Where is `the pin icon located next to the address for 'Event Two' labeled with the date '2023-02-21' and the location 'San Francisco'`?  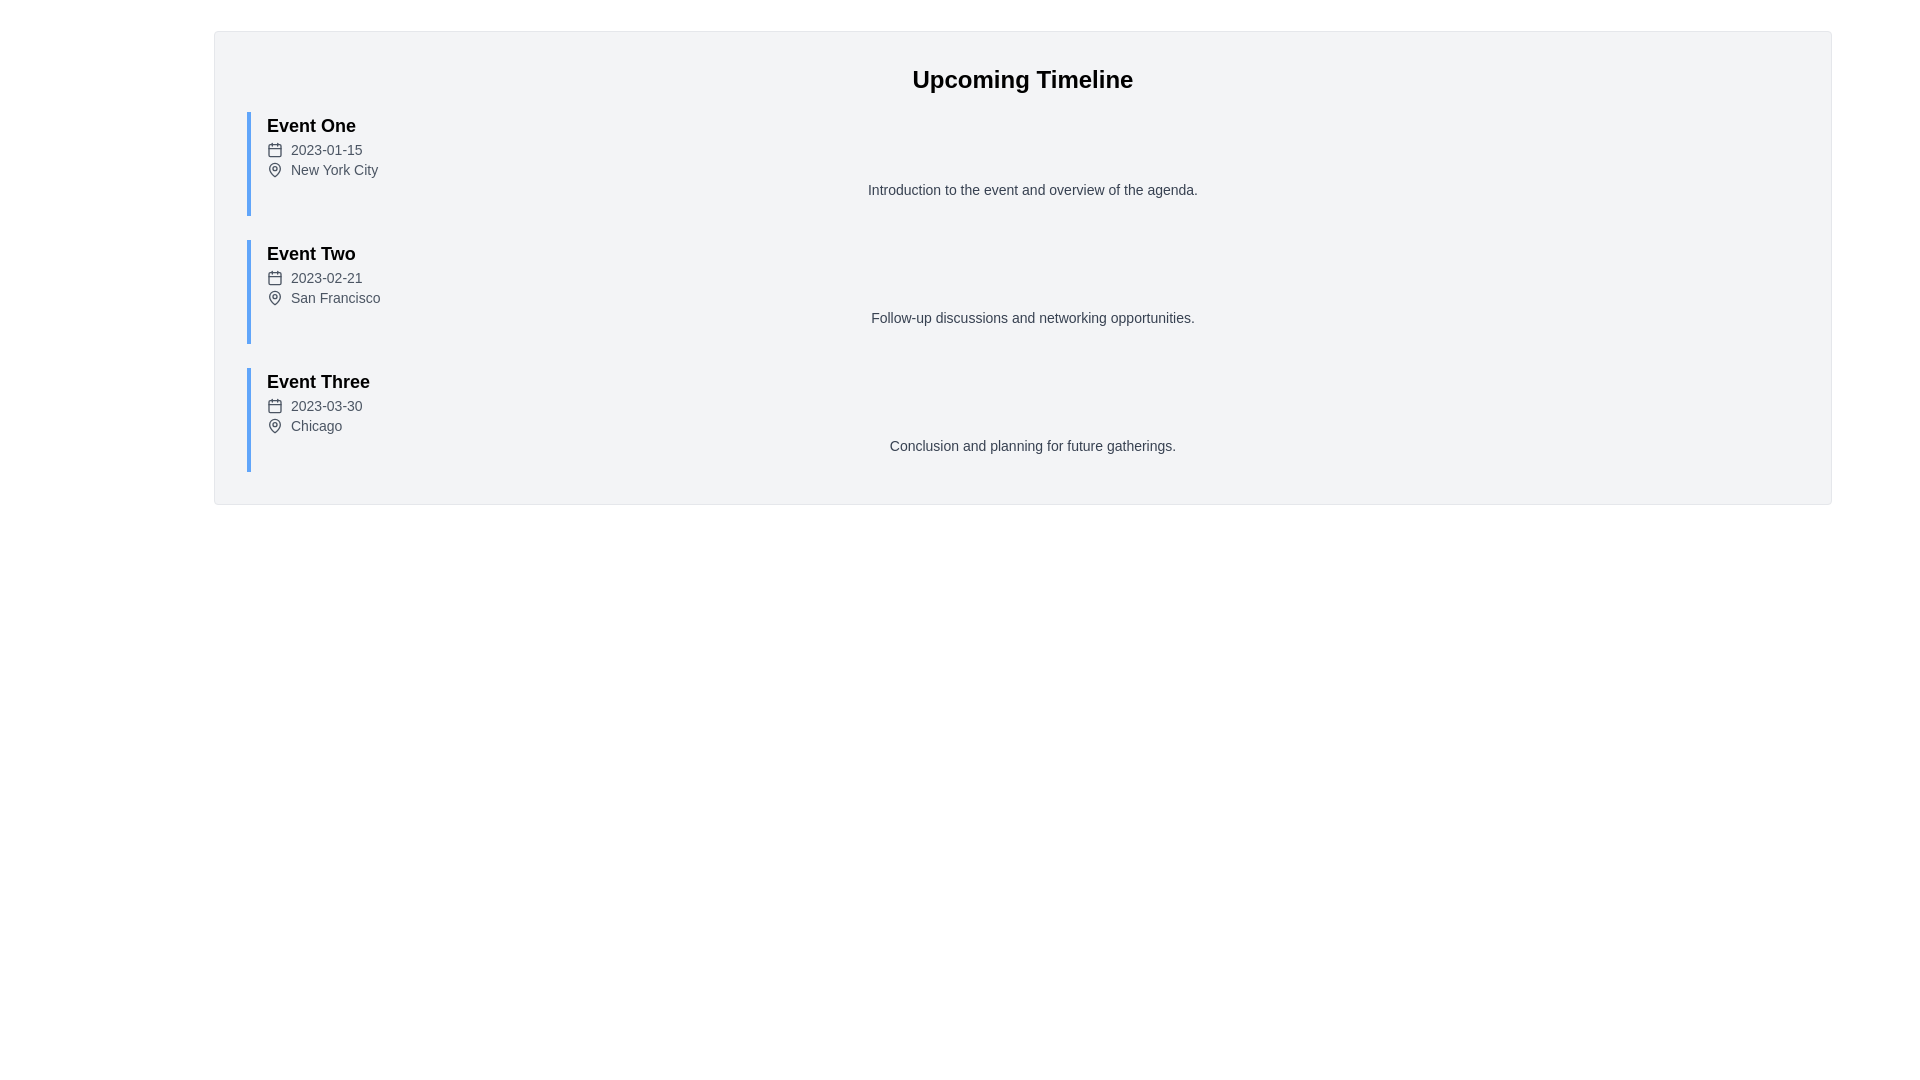
the pin icon located next to the address for 'Event Two' labeled with the date '2023-02-21' and the location 'San Francisco' is located at coordinates (273, 297).